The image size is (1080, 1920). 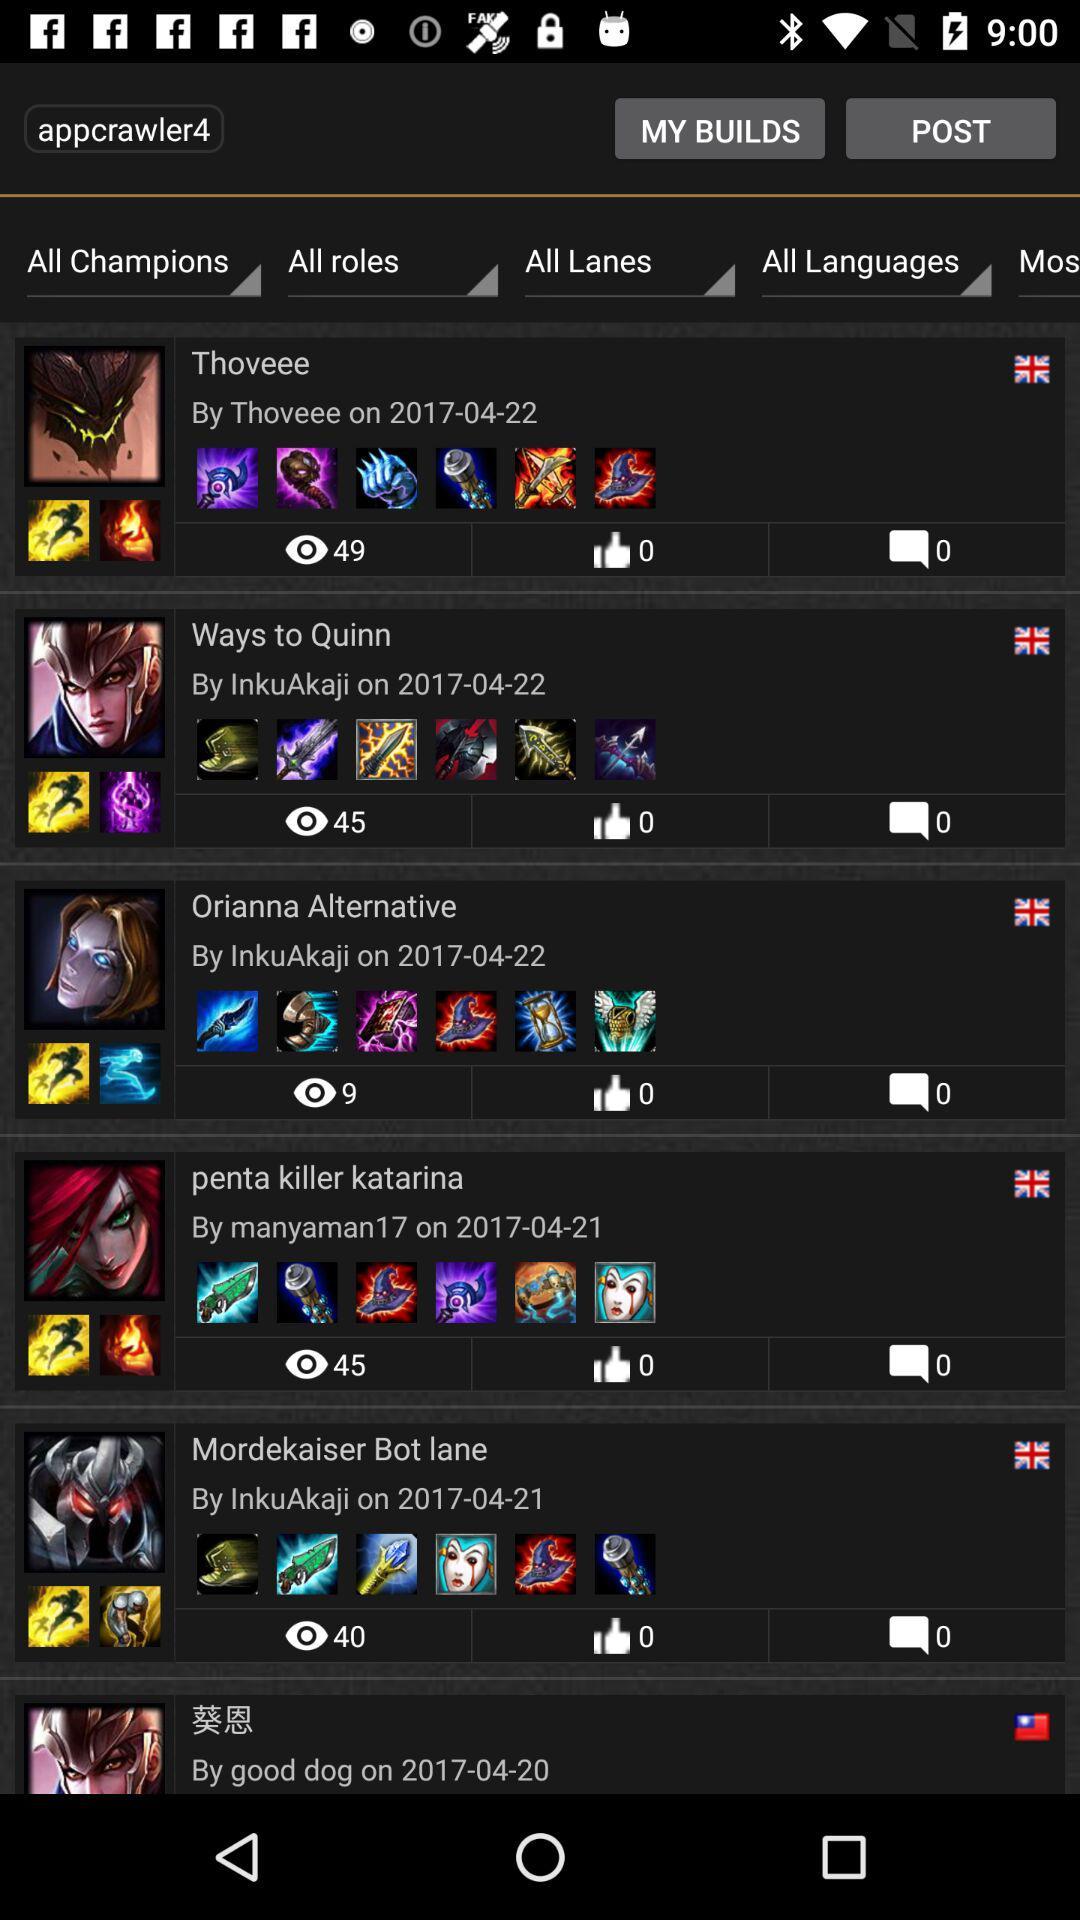 I want to click on item next to appcrawler4 item, so click(x=720, y=127).